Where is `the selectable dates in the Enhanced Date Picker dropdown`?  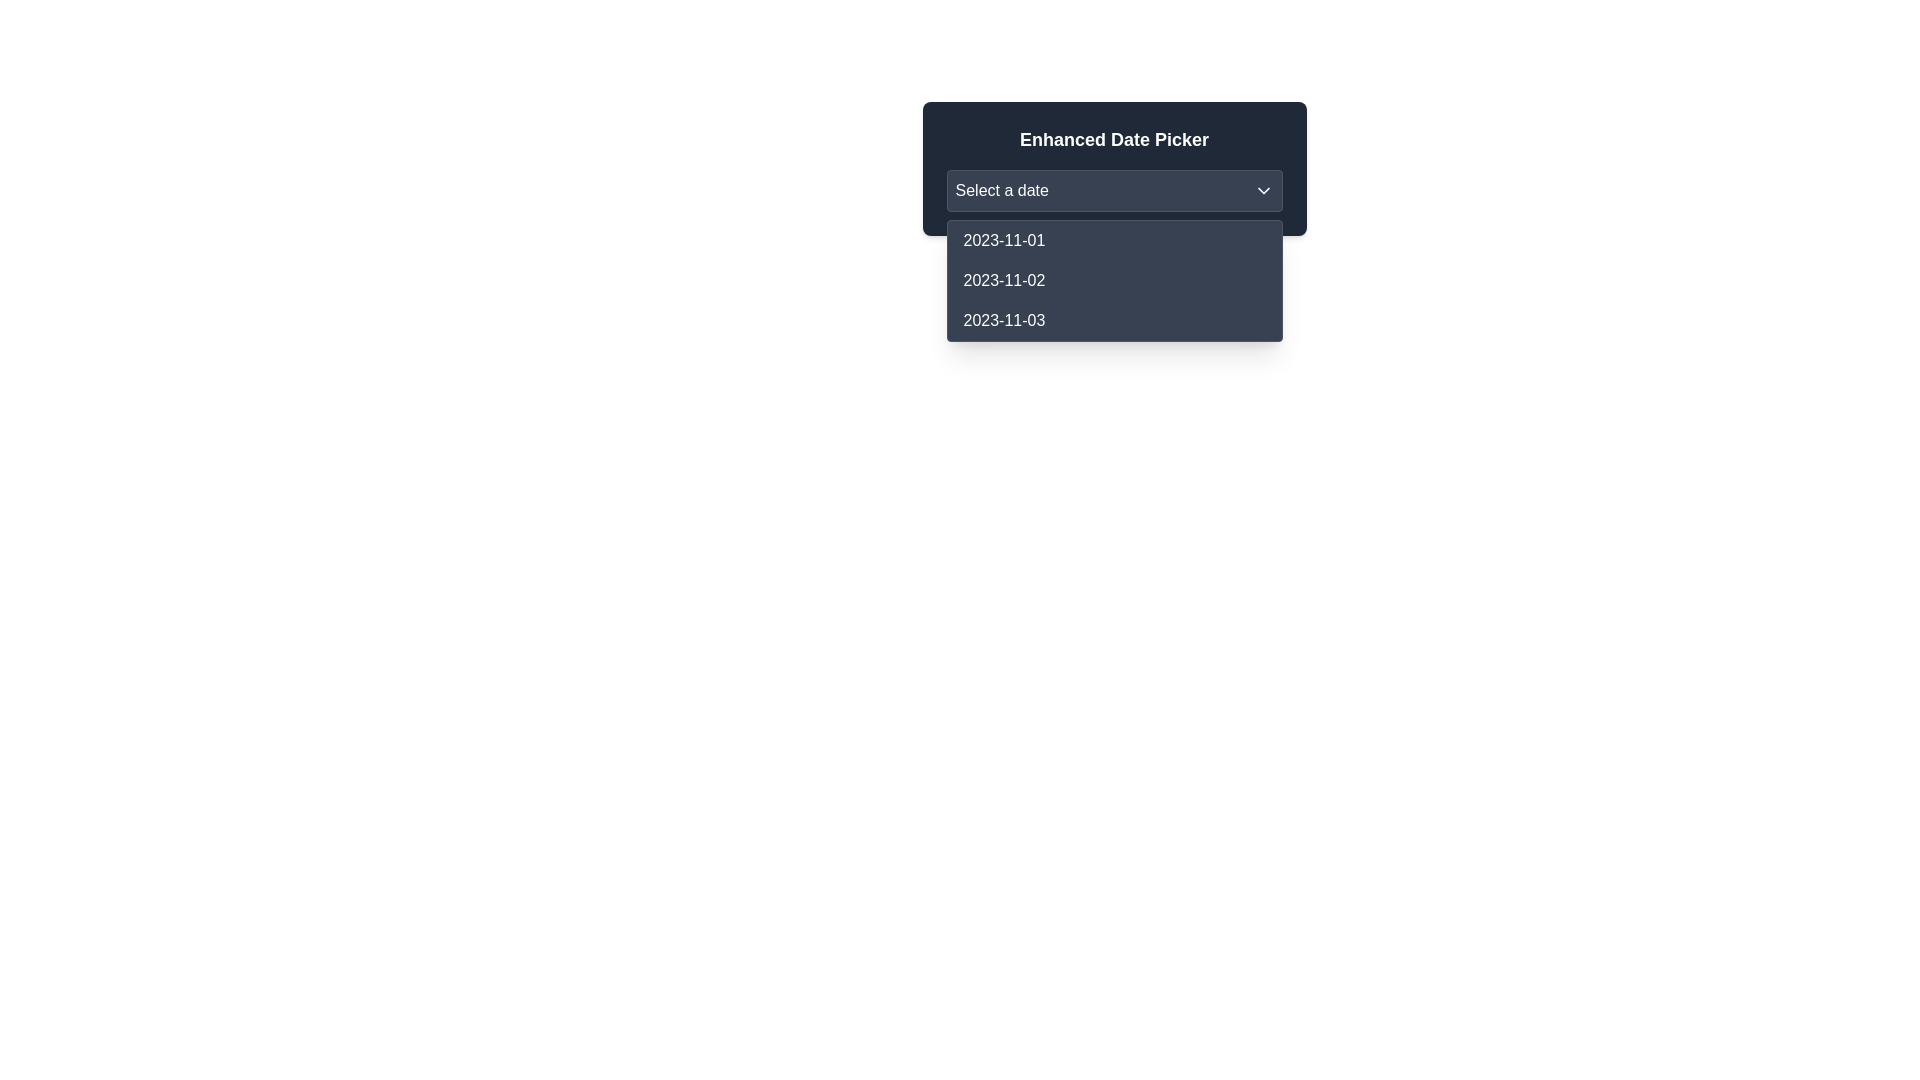
the selectable dates in the Enhanced Date Picker dropdown is located at coordinates (1113, 168).